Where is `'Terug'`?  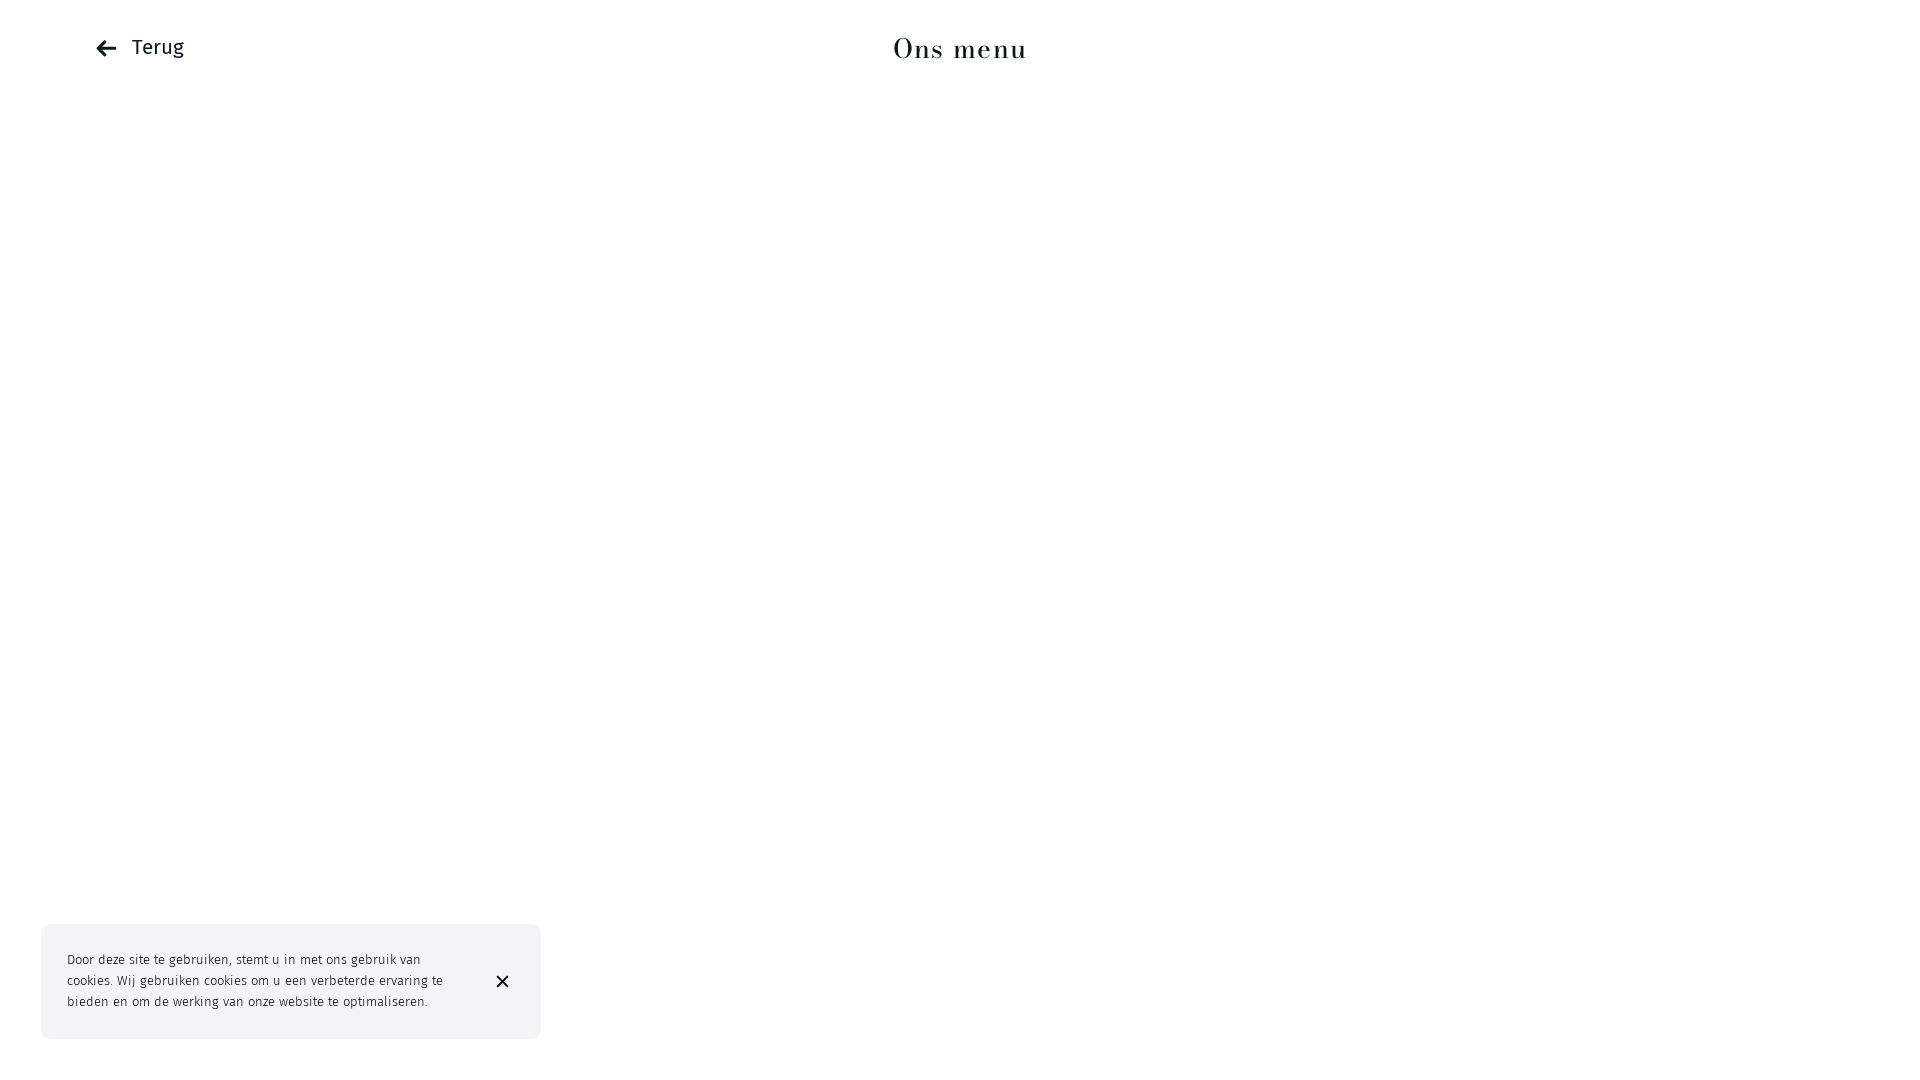 'Terug' is located at coordinates (138, 46).